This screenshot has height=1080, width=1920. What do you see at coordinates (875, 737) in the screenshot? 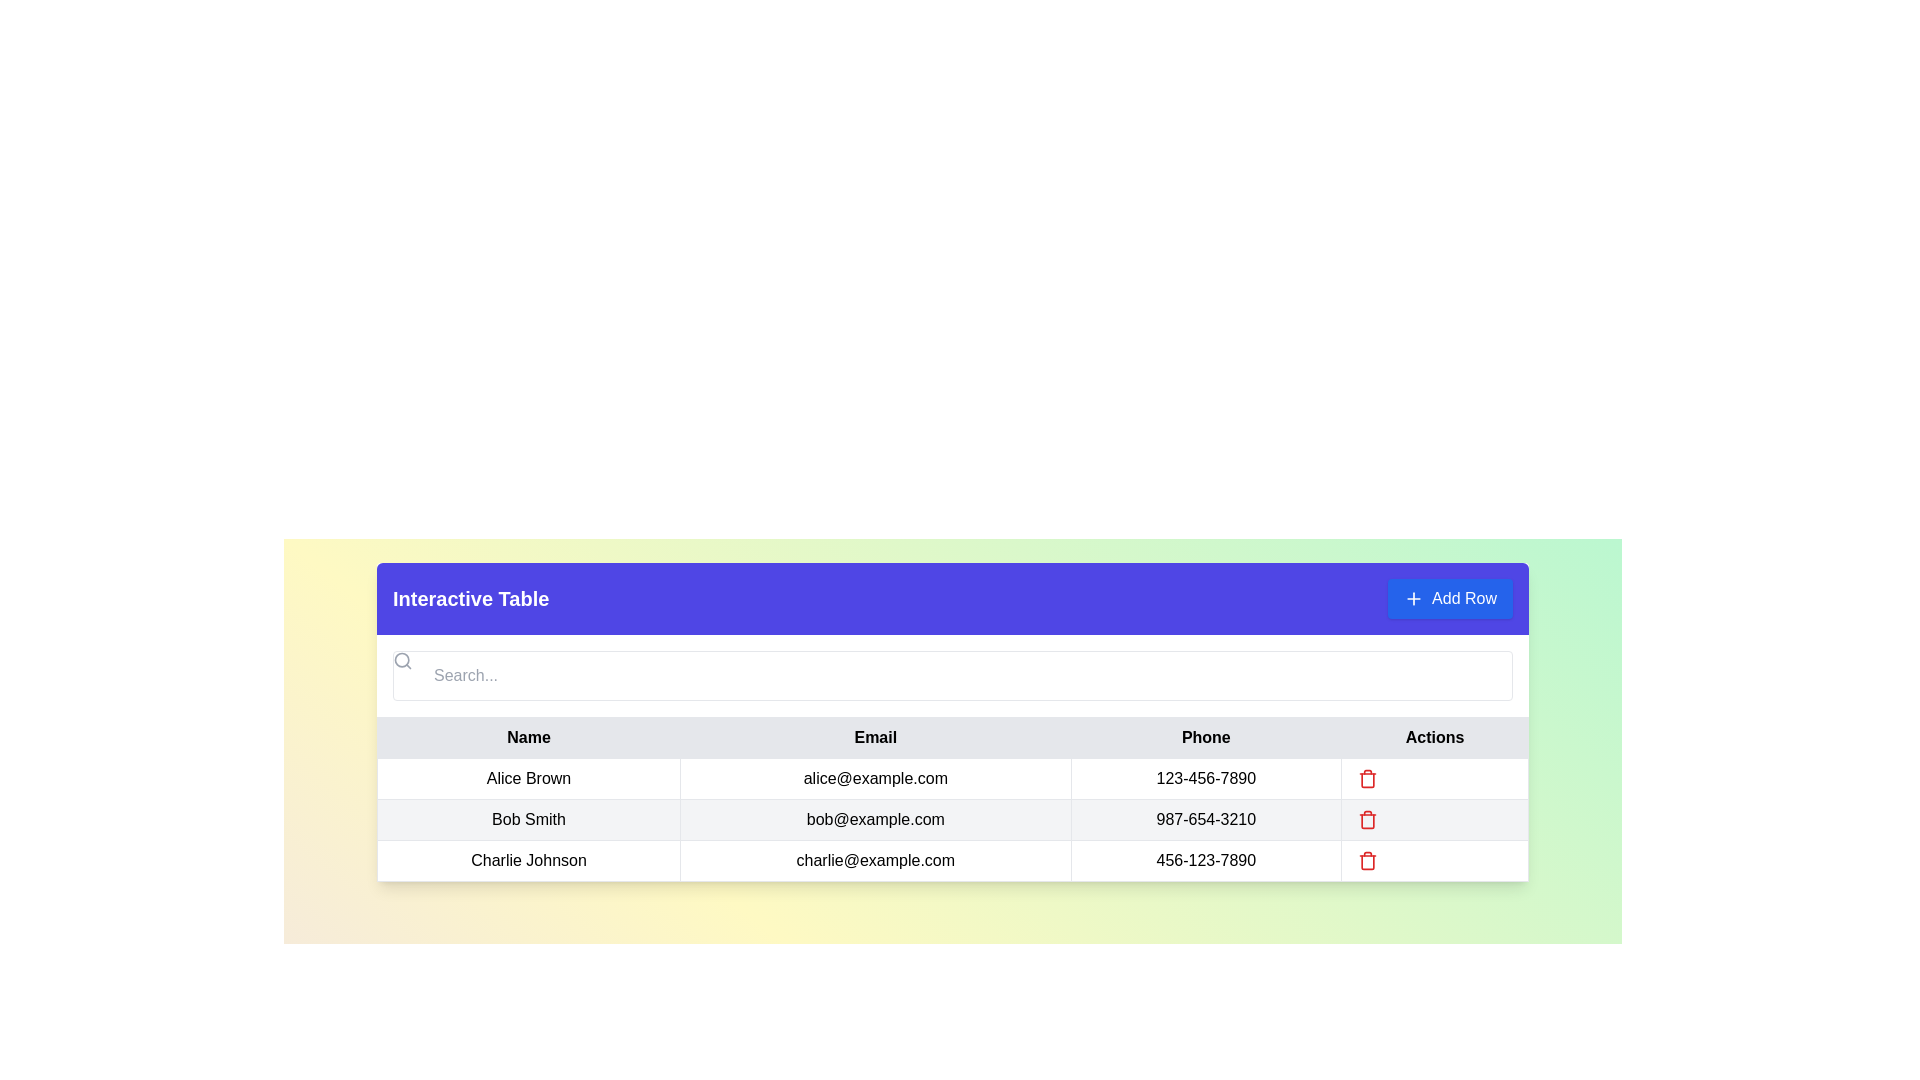
I see `the 'Email' header in the table to focus it, which is centrally aligned in a light gray background, positioned between 'Name' and 'Phone' headers` at bounding box center [875, 737].